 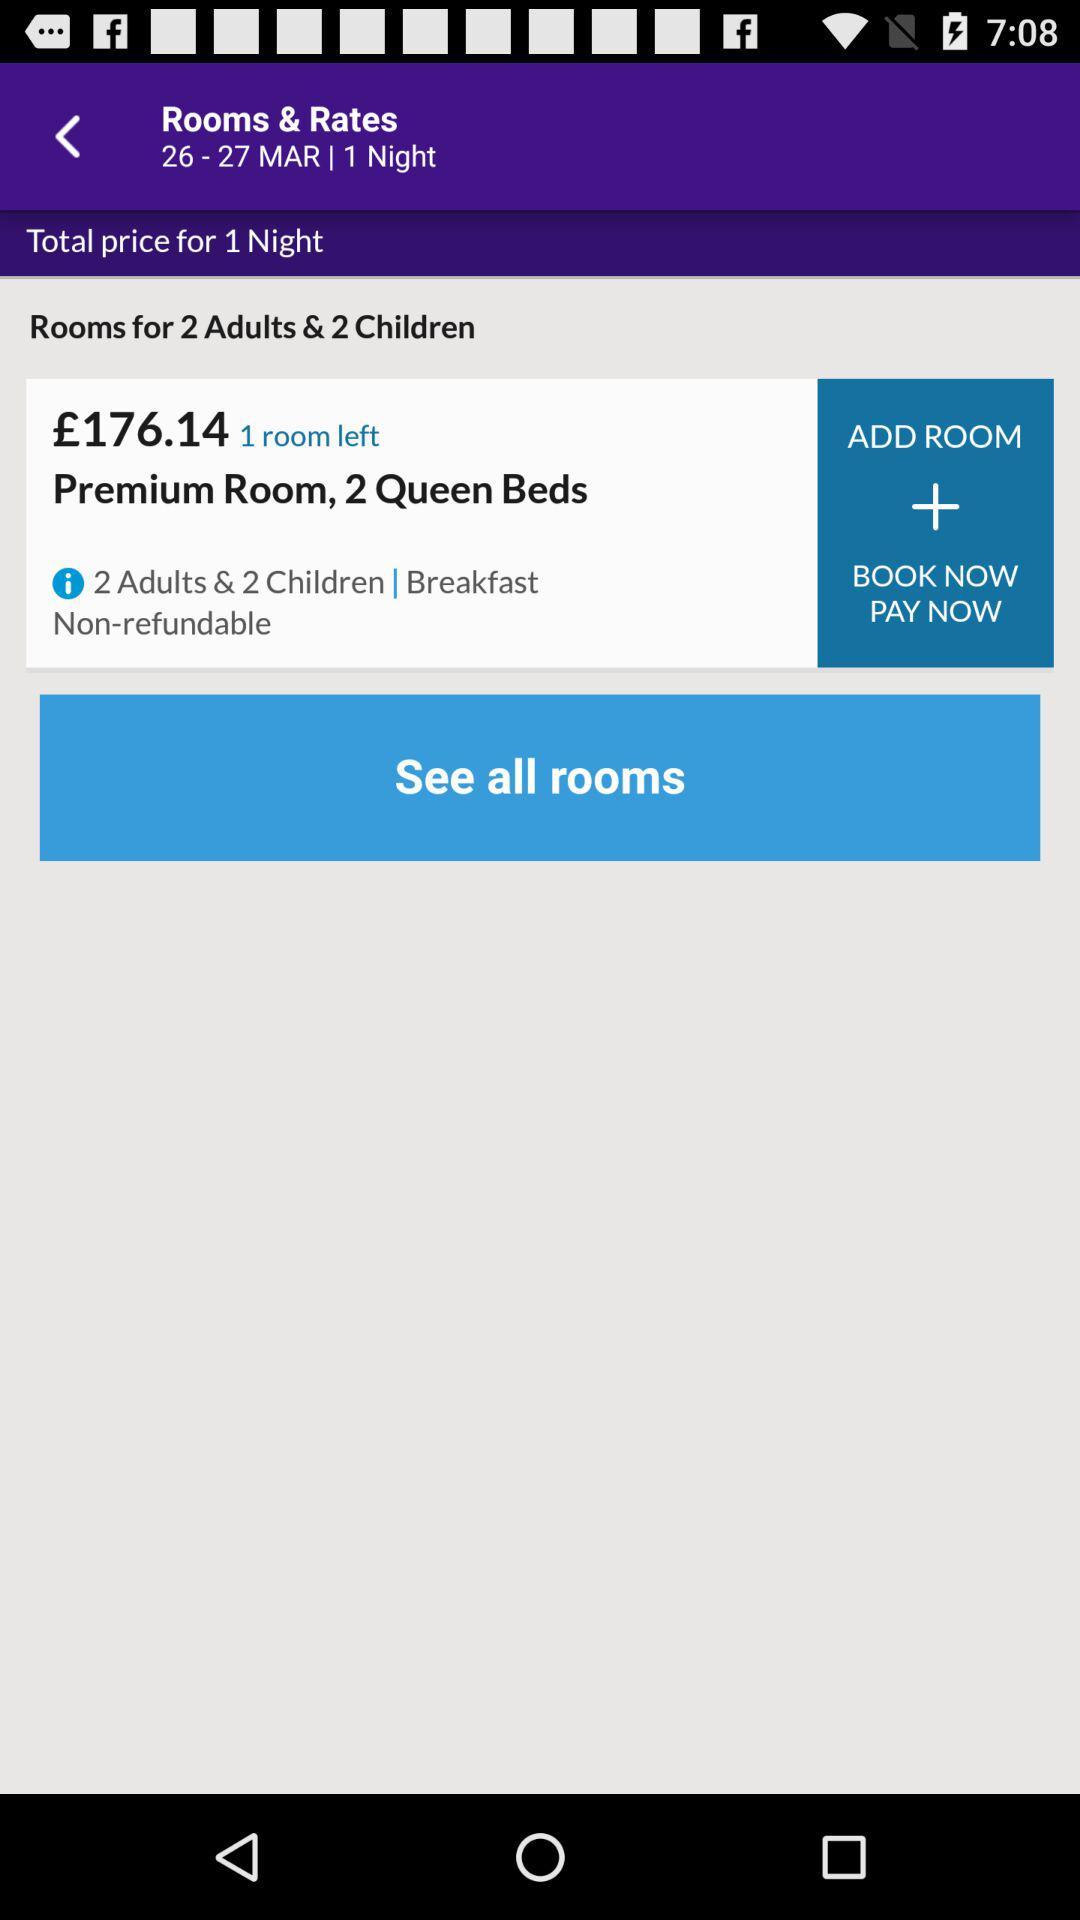 I want to click on the app to the left of the rooms & rates item, so click(x=72, y=135).